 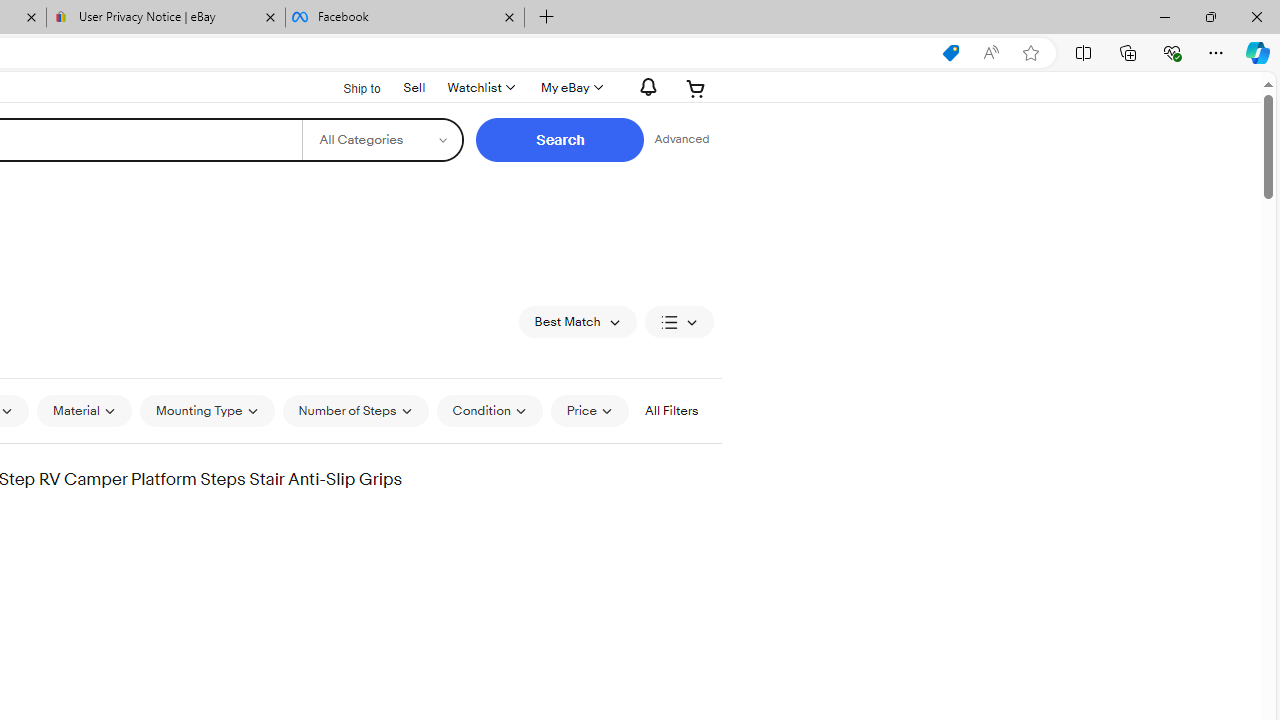 What do you see at coordinates (166, 17) in the screenshot?
I see `'User Privacy Notice | eBay'` at bounding box center [166, 17].